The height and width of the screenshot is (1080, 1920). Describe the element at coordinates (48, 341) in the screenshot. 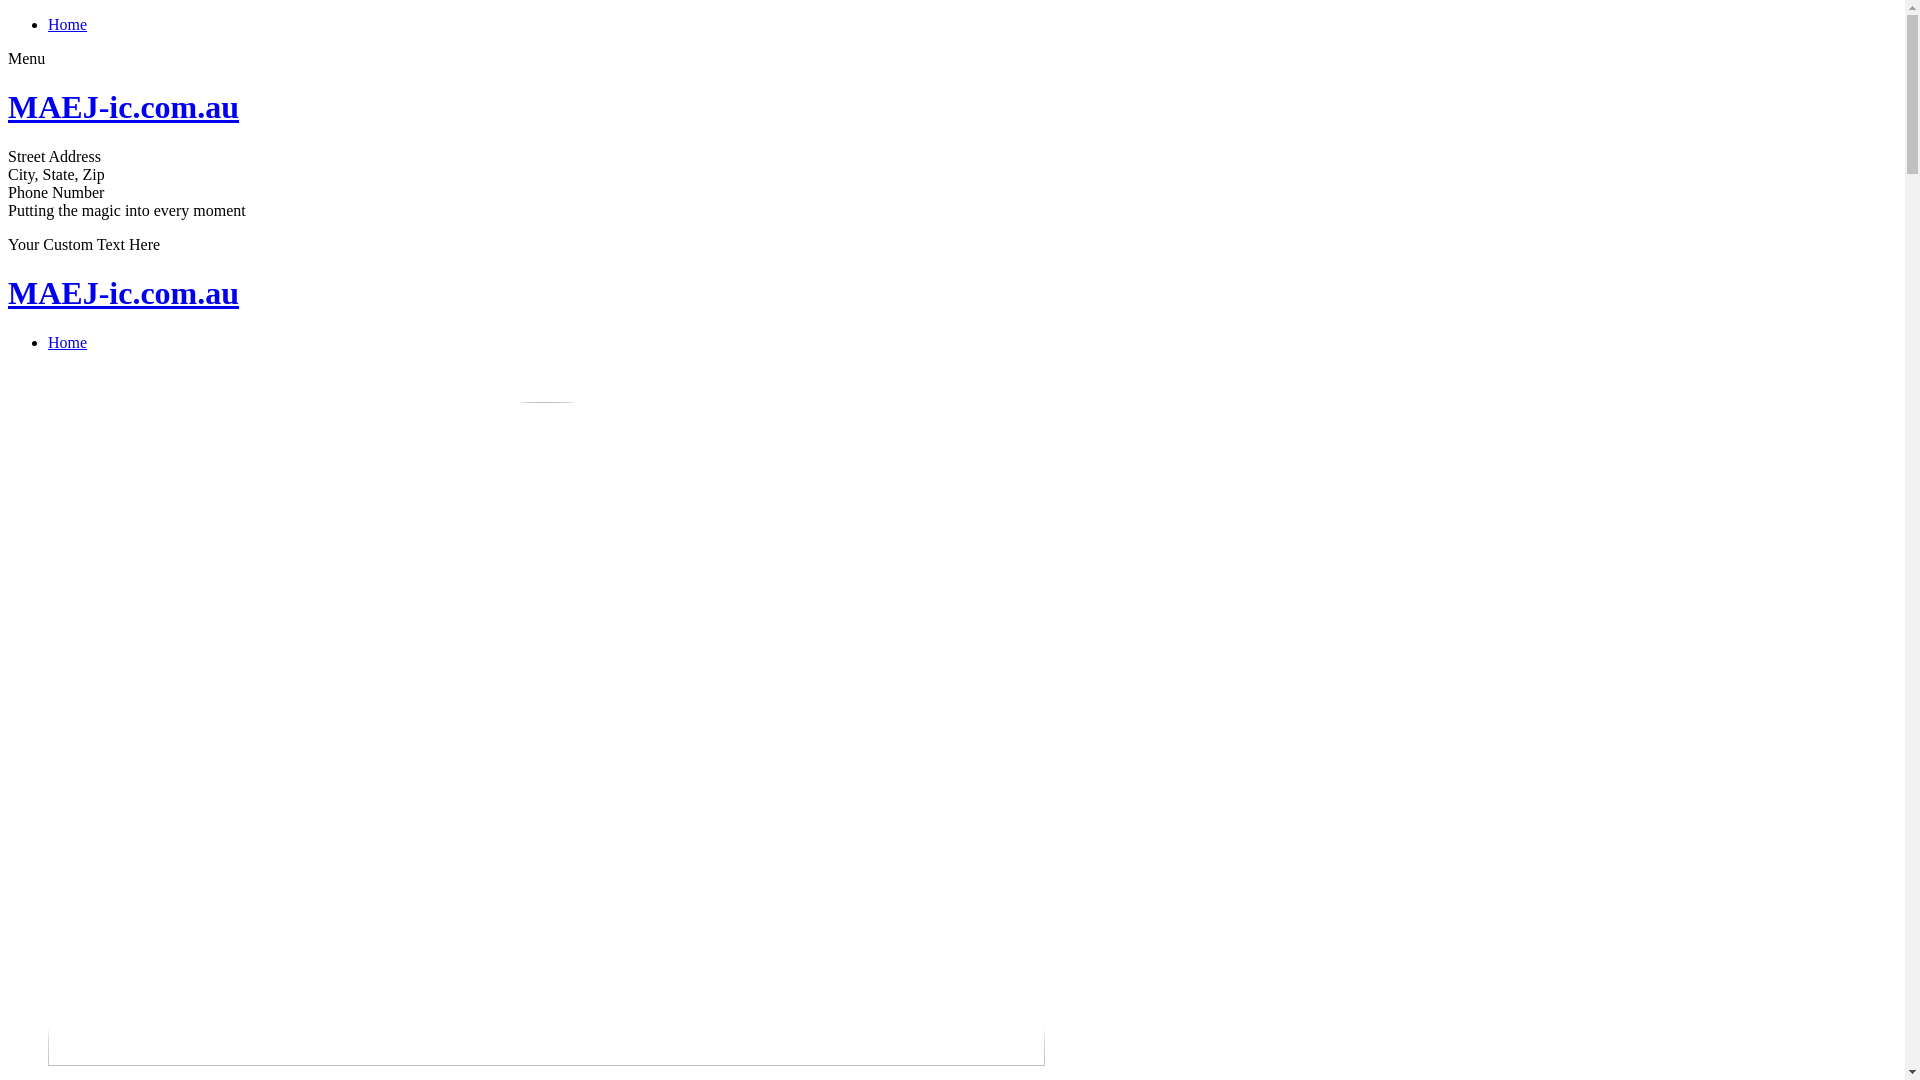

I see `'Home'` at that location.